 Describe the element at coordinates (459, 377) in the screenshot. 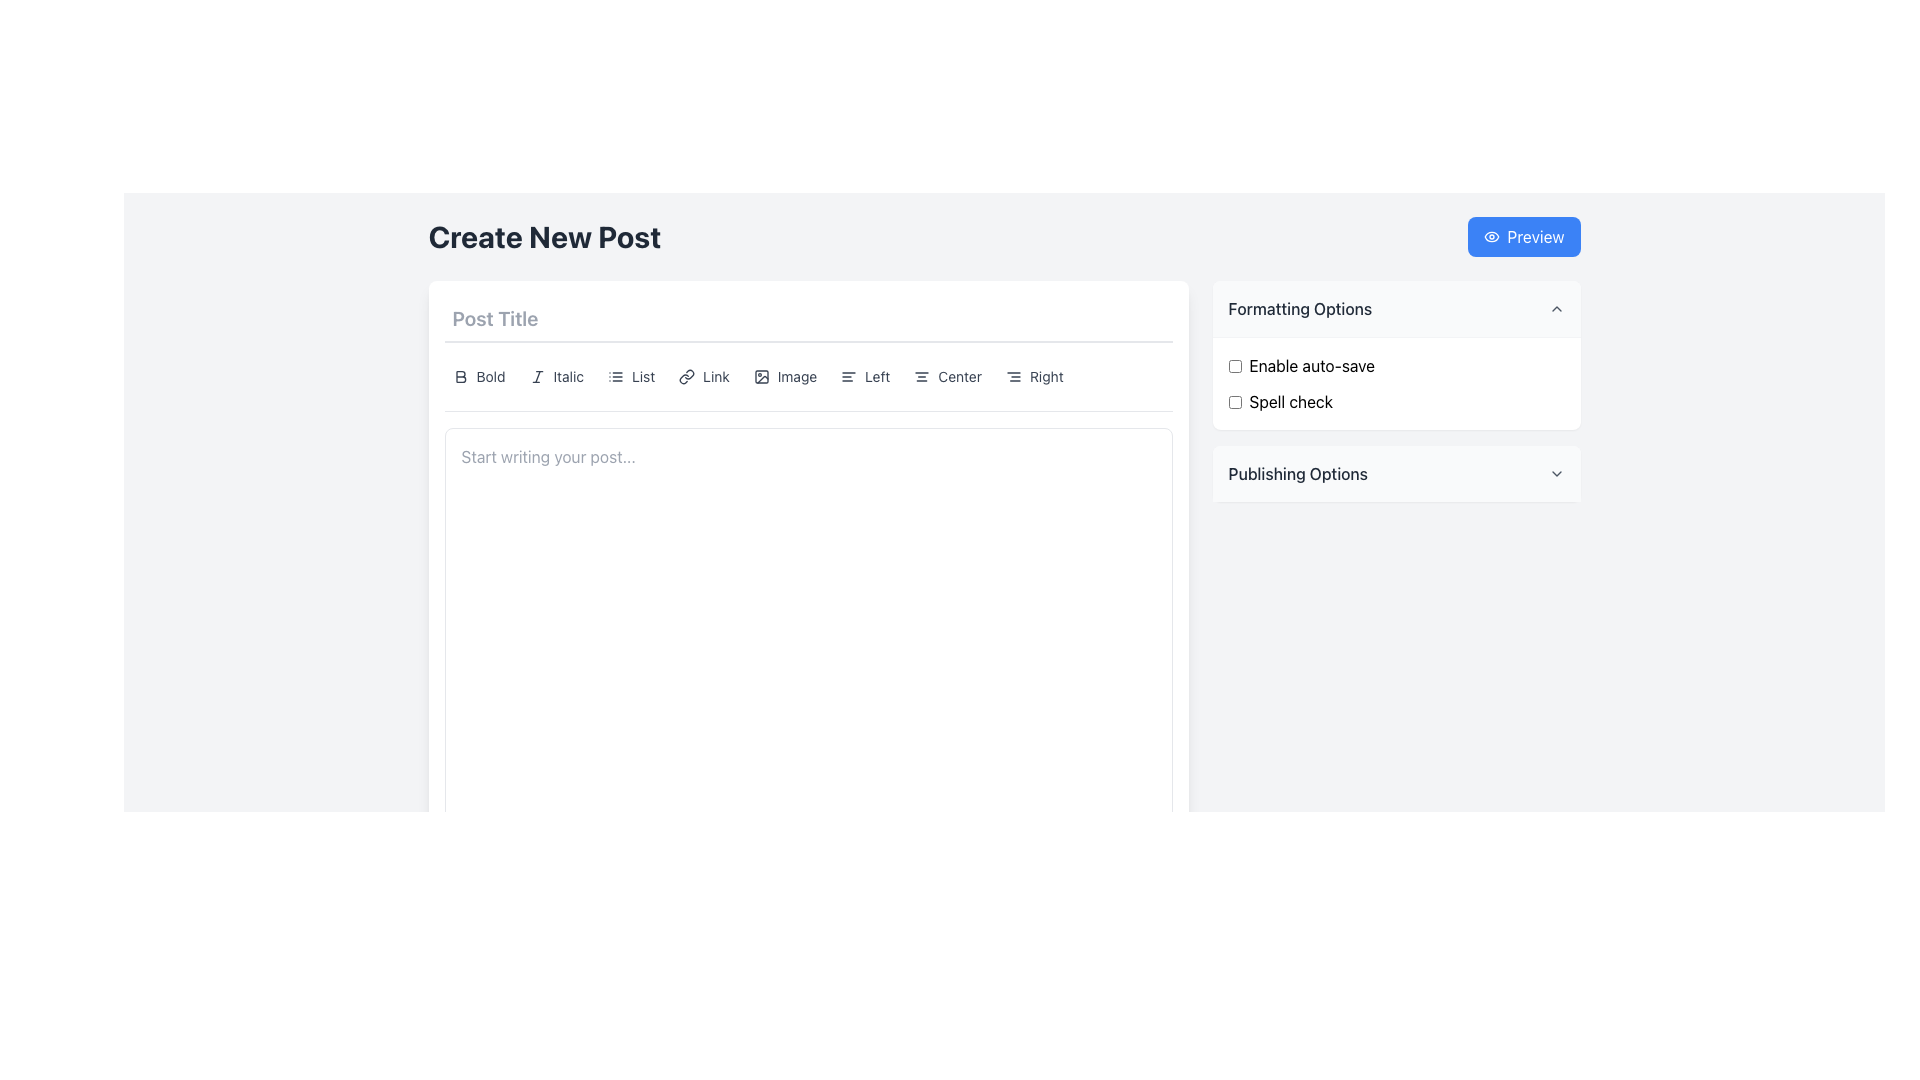

I see `the bold formatting icon located to the left of the 'Bold' text in the toolbar` at that location.